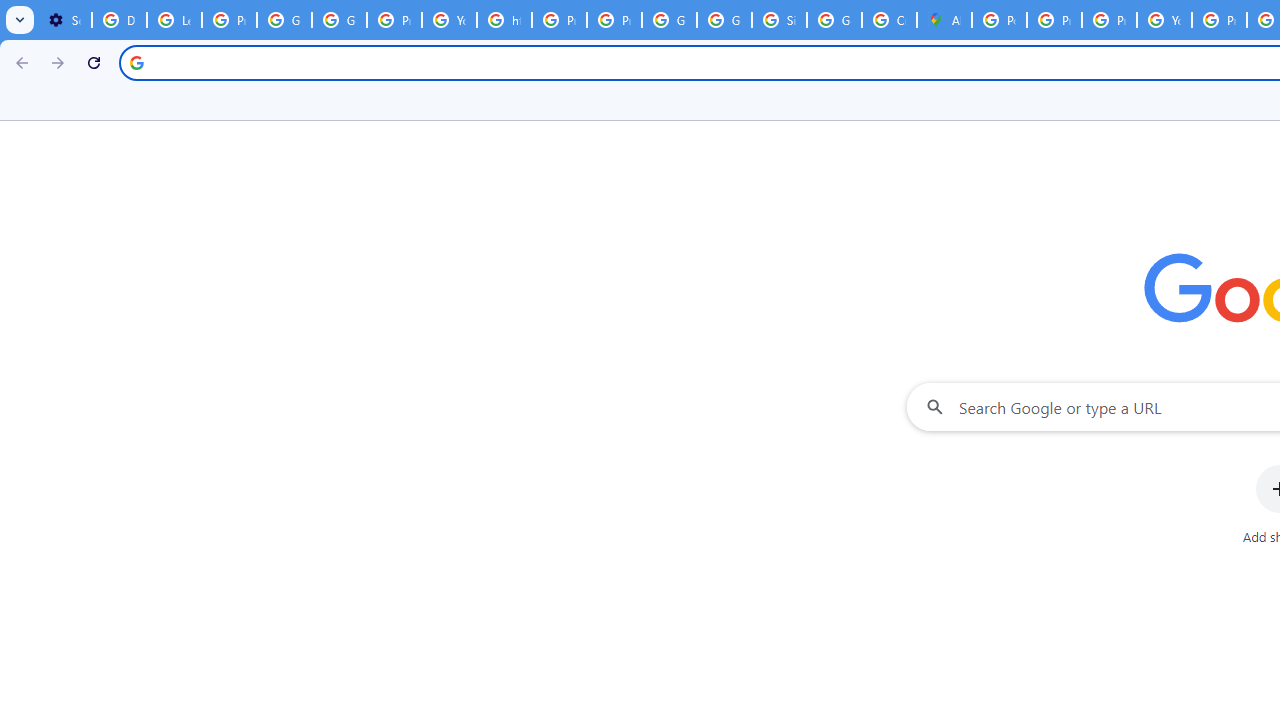 Image resolution: width=1280 pixels, height=720 pixels. I want to click on 'Privacy Help Center - Policies Help', so click(1053, 20).